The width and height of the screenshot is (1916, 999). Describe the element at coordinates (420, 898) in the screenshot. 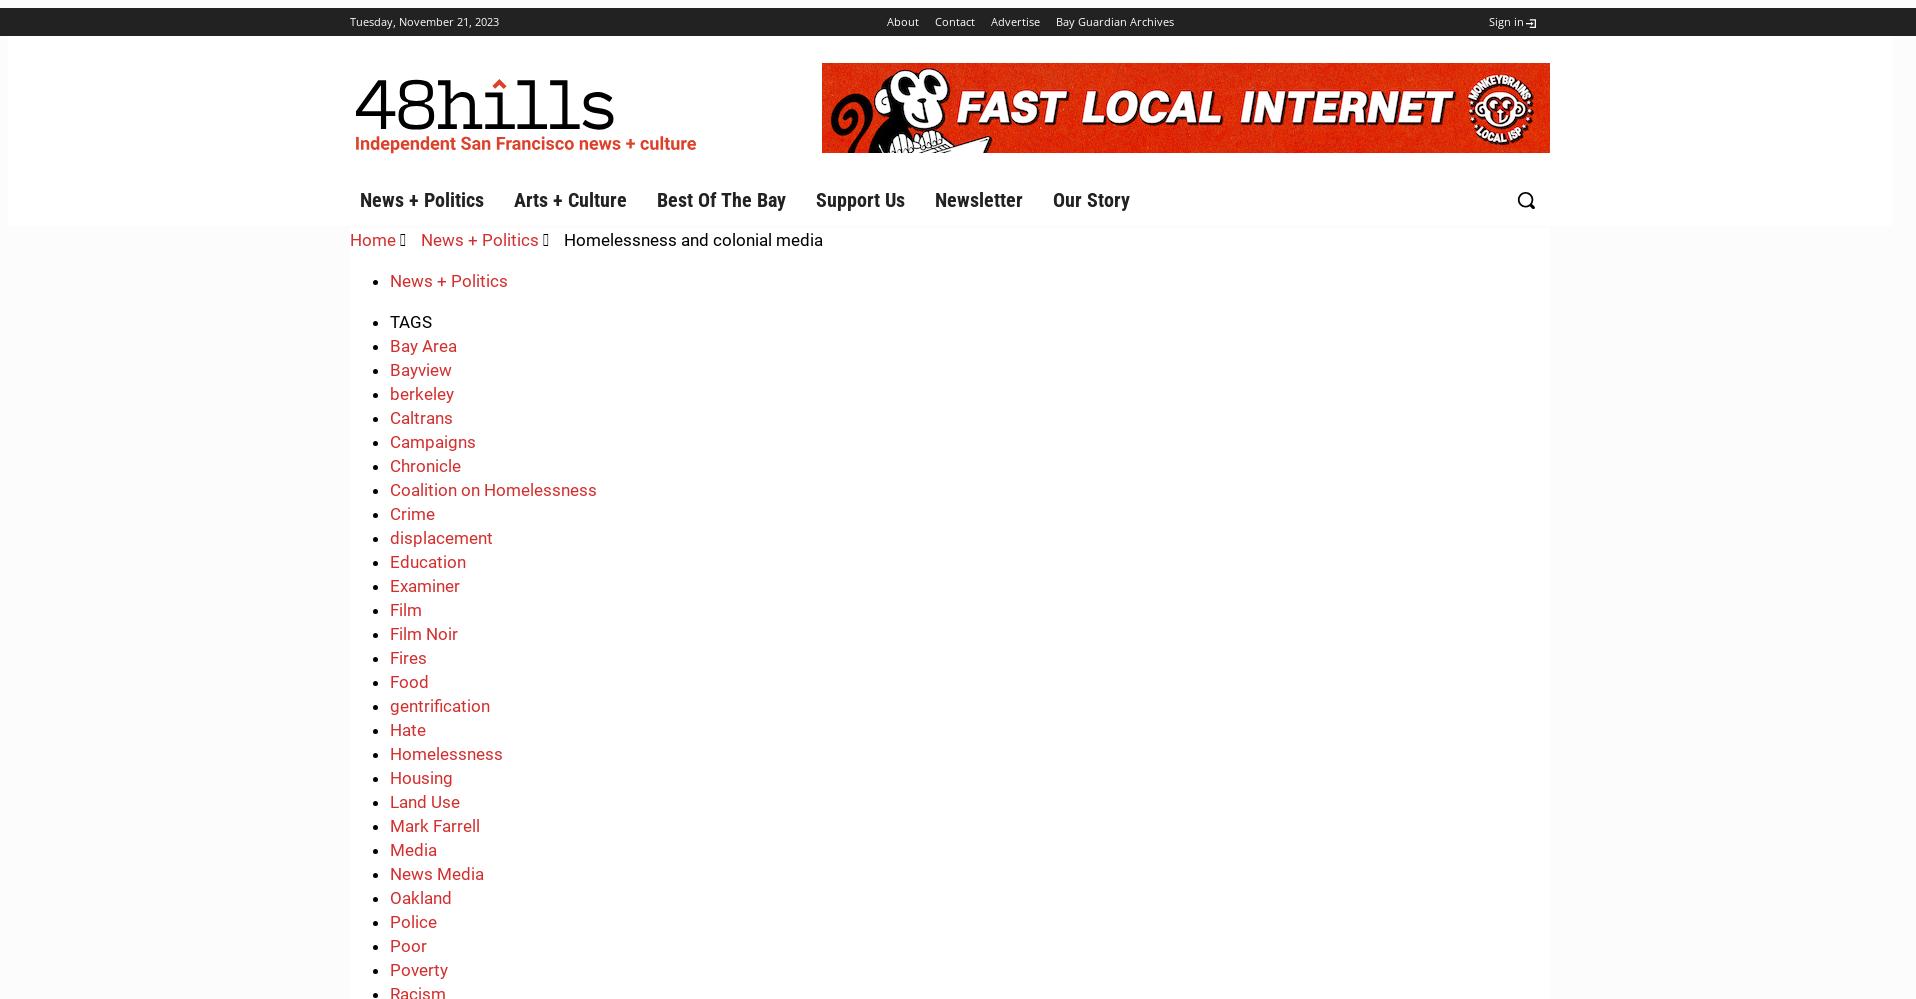

I see `'Oakland'` at that location.